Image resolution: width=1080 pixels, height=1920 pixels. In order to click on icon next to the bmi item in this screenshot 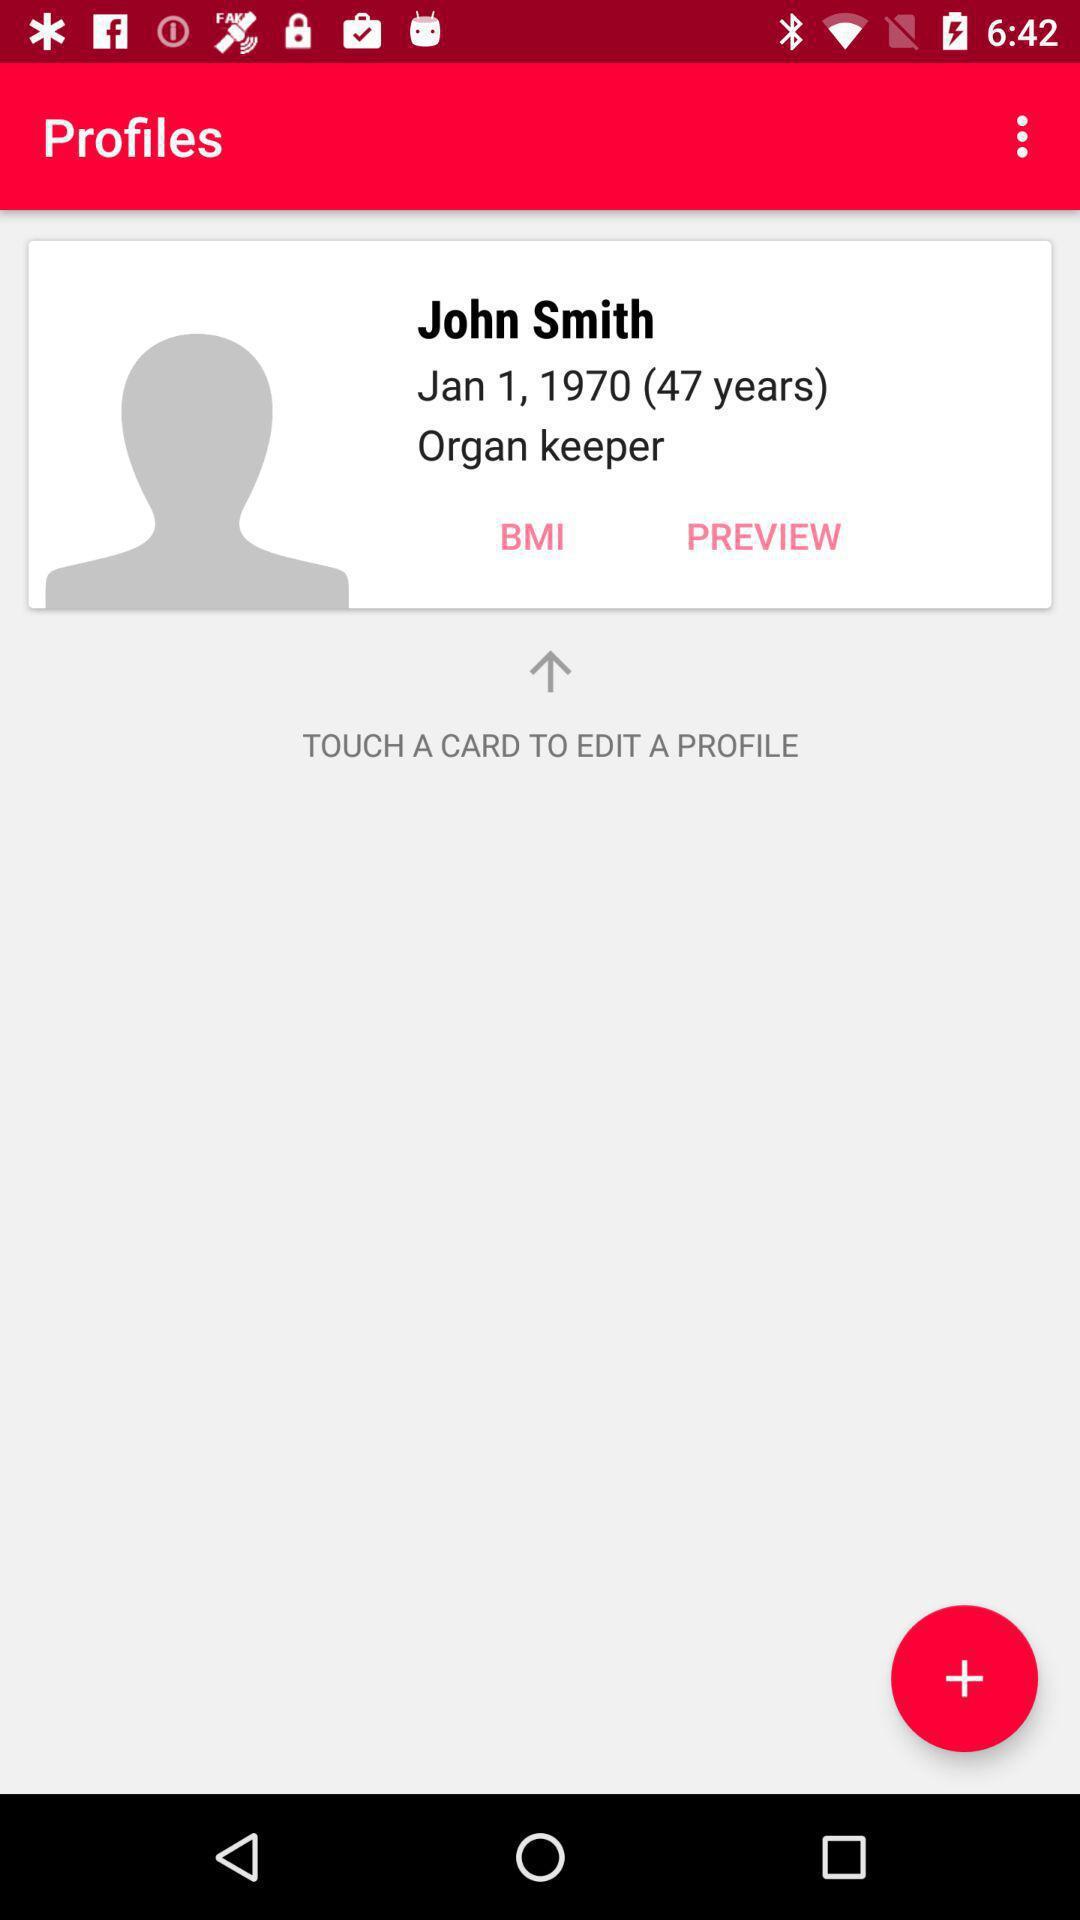, I will do `click(763, 535)`.